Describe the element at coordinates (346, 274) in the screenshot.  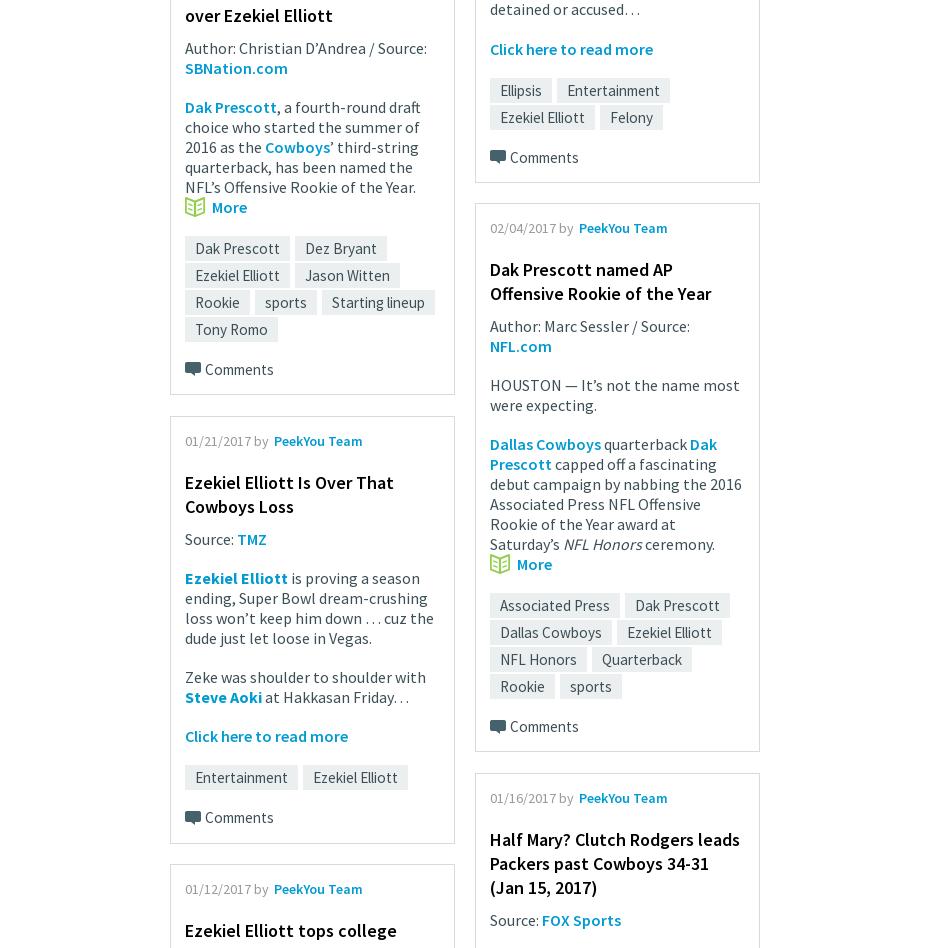
I see `'Jason Witten'` at that location.